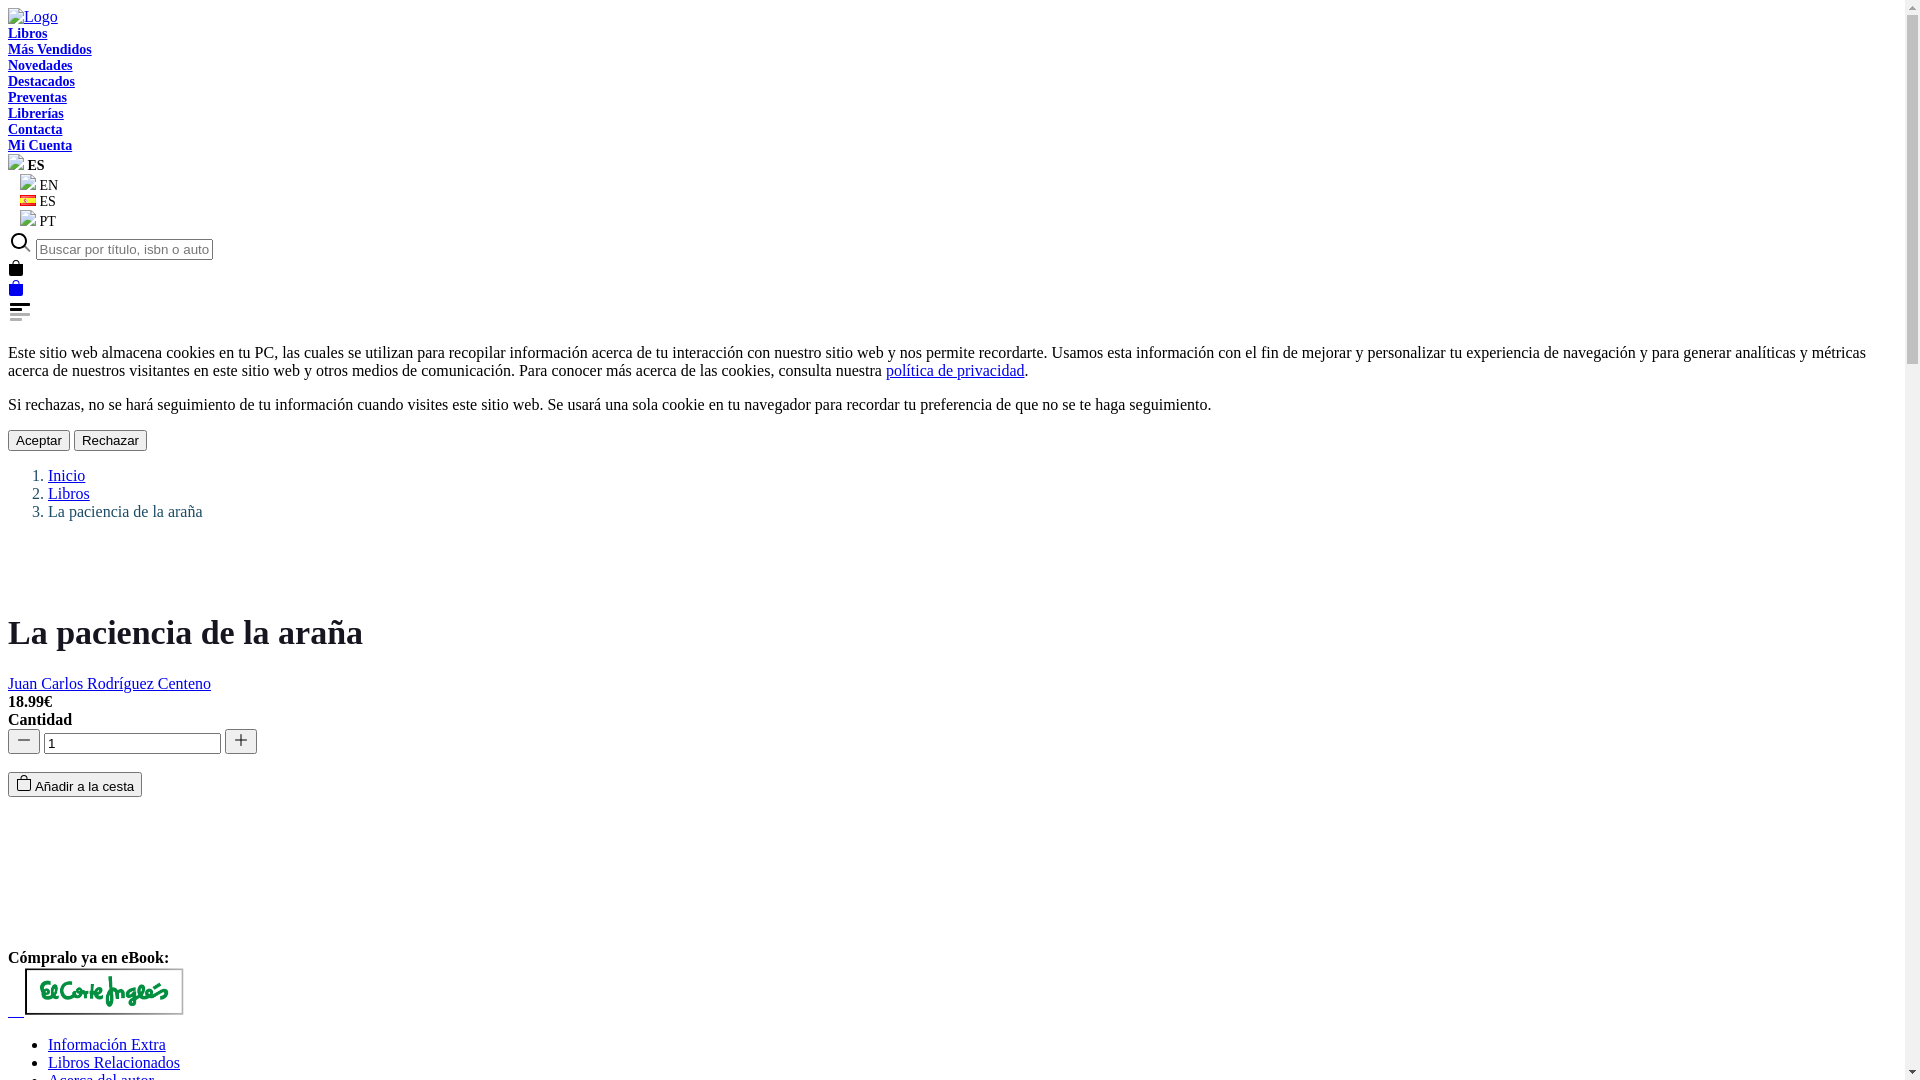 This screenshot has height=1080, width=1920. Describe the element at coordinates (27, 33) in the screenshot. I see `'Libros'` at that location.